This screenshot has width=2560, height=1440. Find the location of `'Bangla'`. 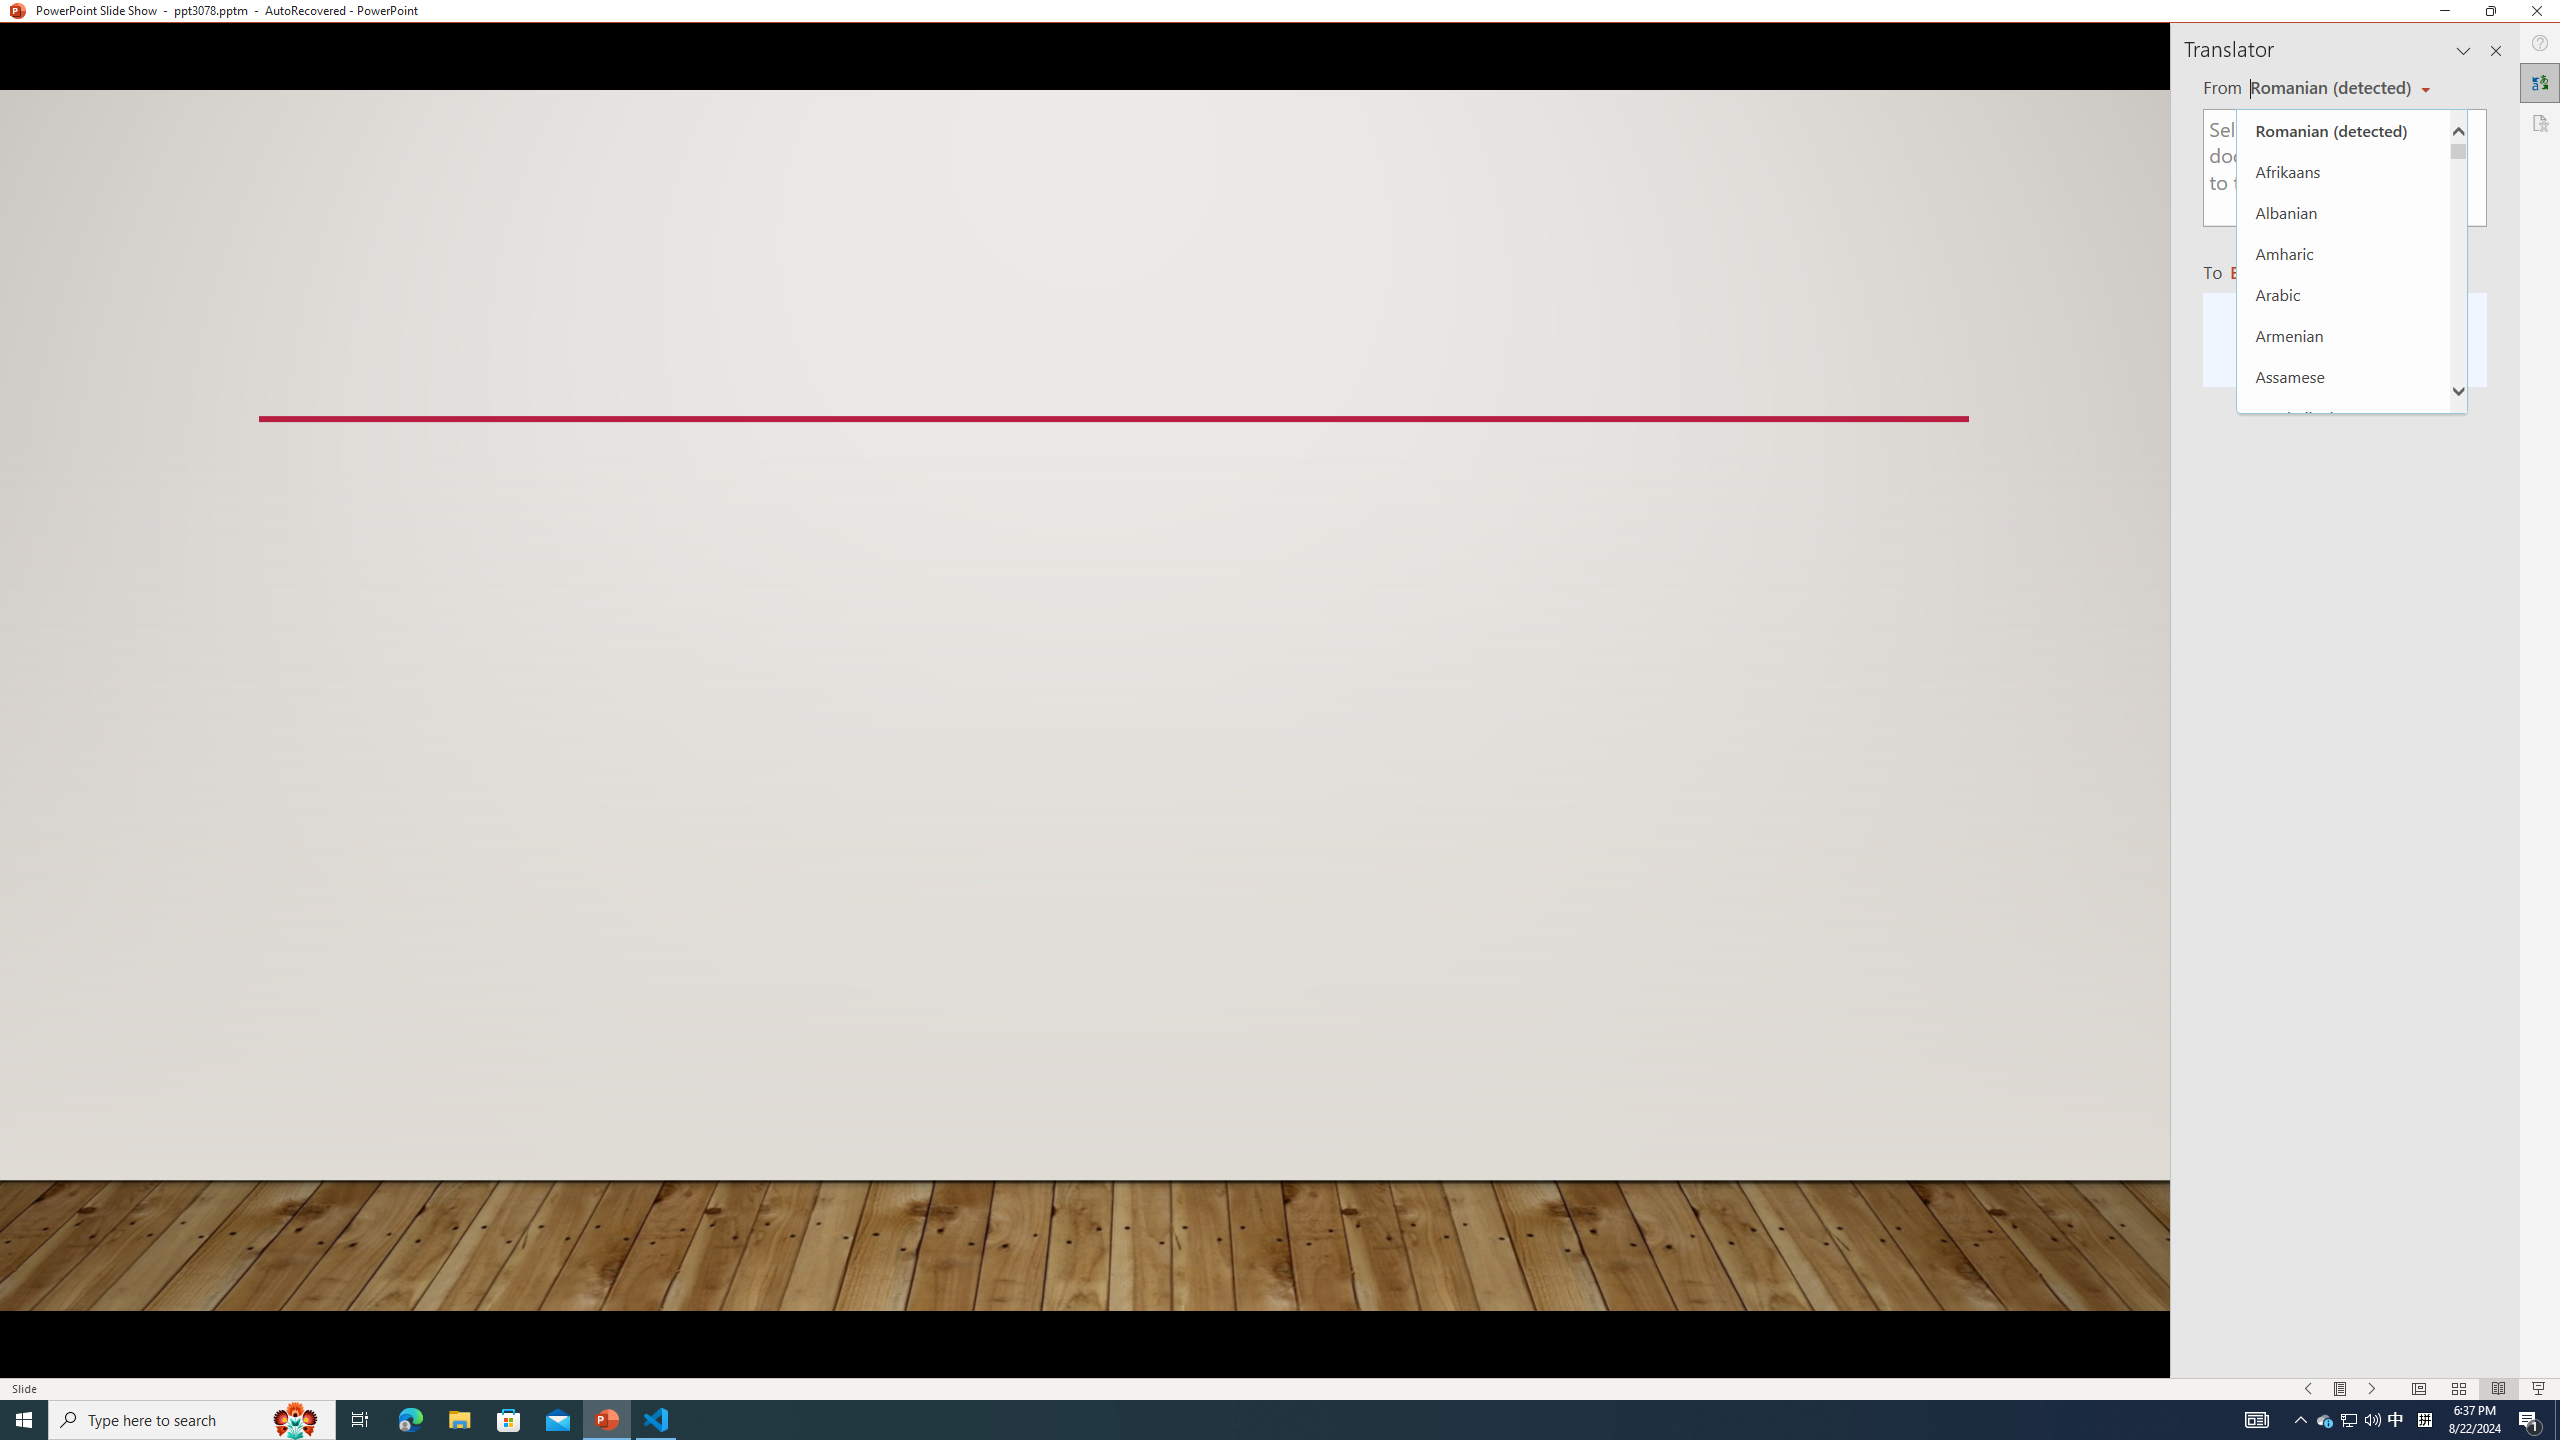

'Bangla' is located at coordinates (2343, 457).